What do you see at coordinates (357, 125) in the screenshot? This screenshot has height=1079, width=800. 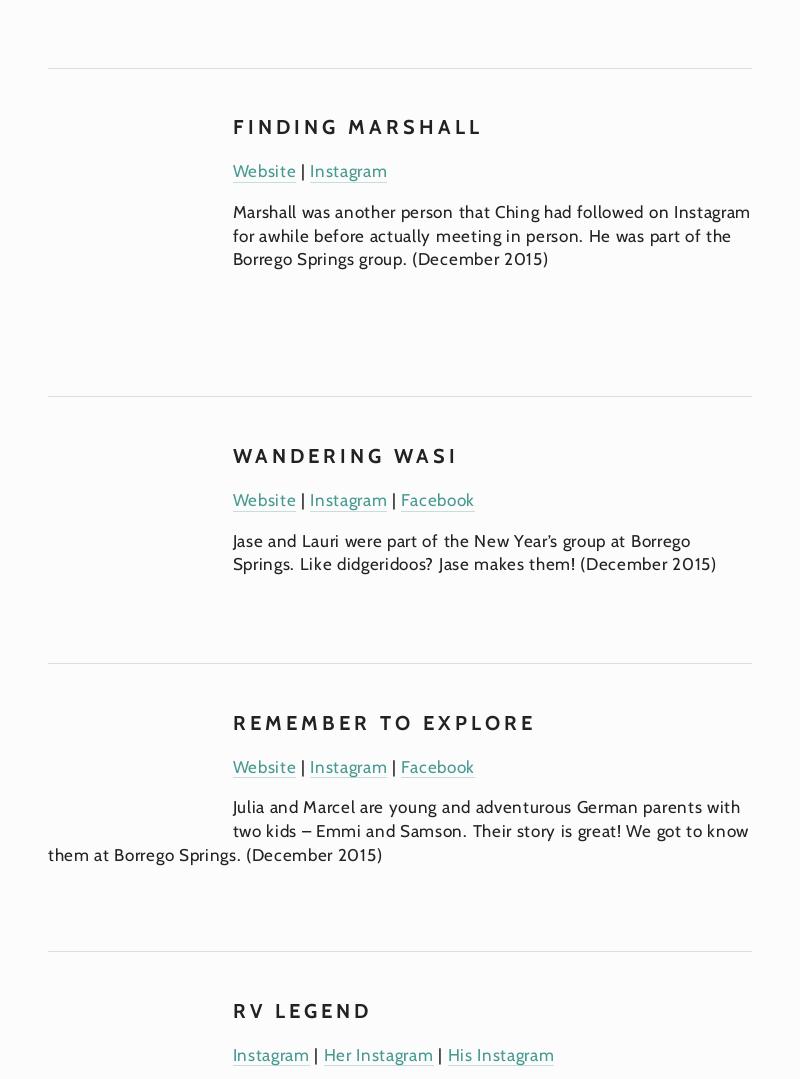 I see `'Finding Marshall'` at bounding box center [357, 125].